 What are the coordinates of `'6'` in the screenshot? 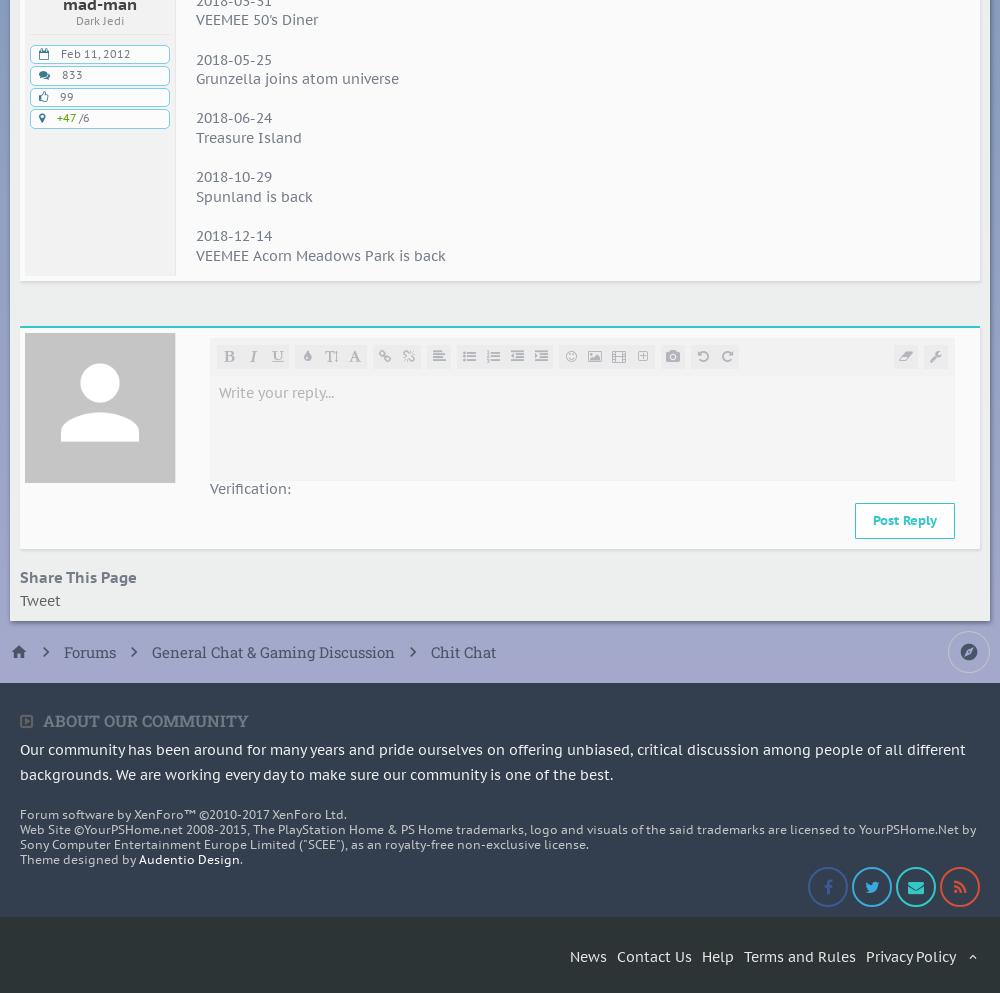 It's located at (85, 117).